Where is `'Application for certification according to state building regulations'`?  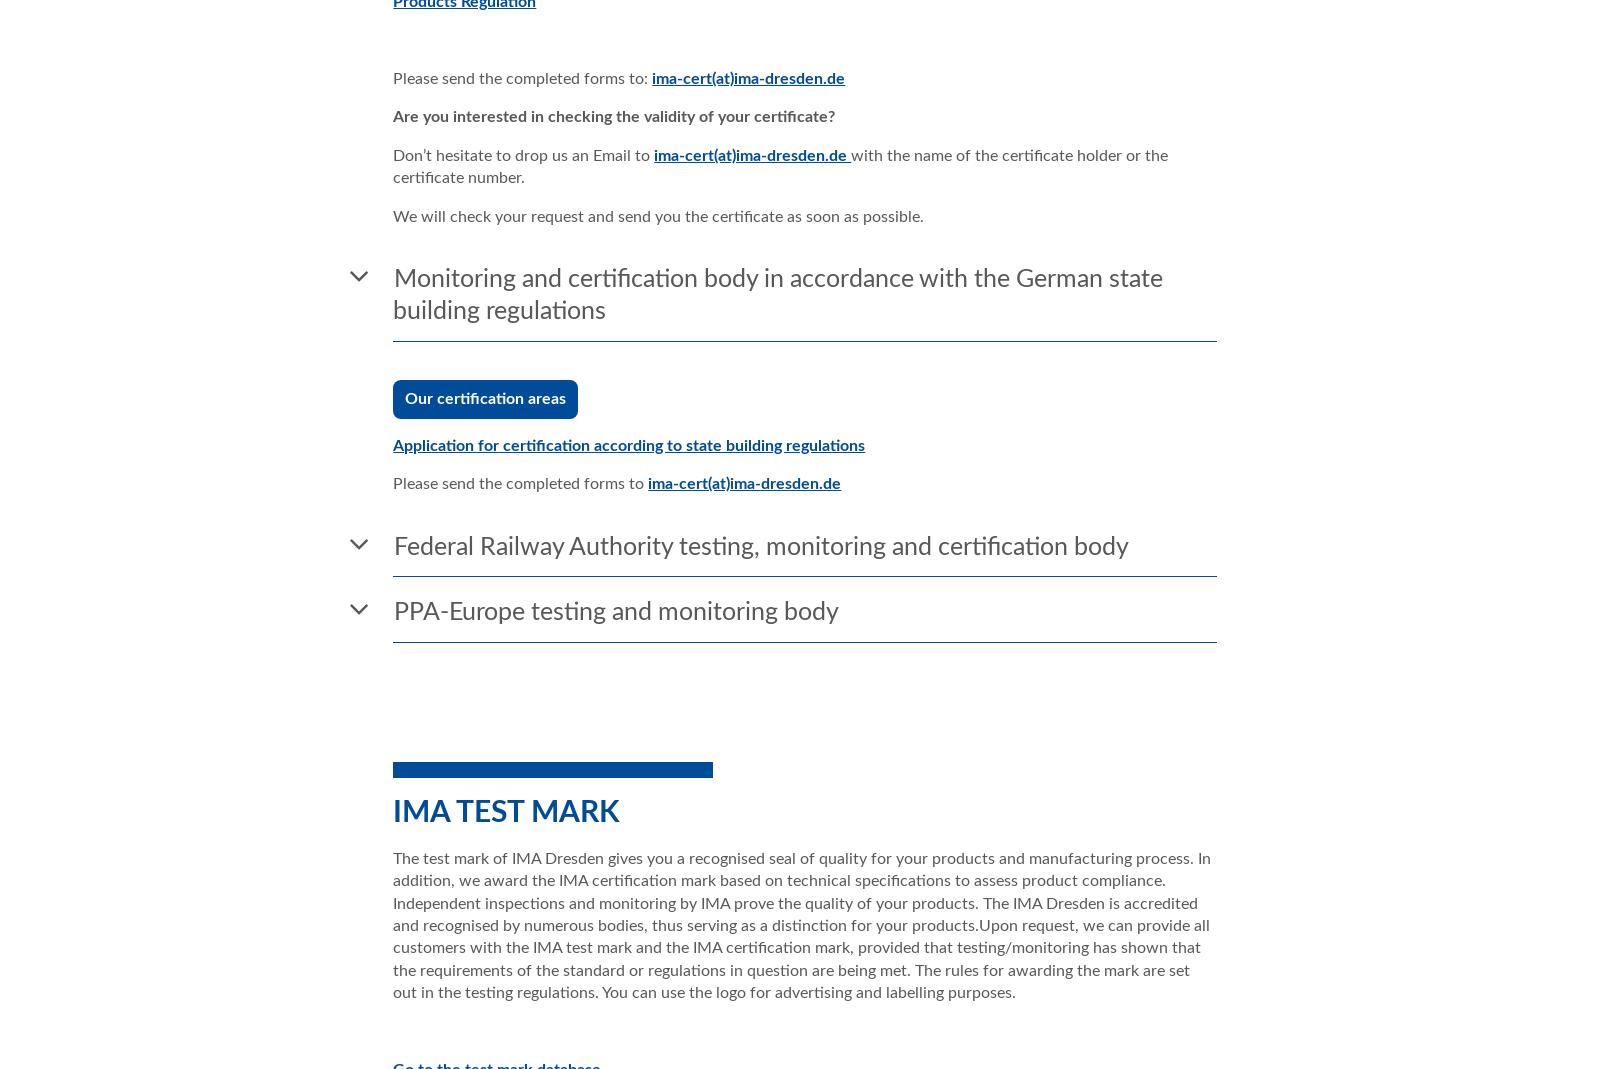 'Application for certification according to state building regulations' is located at coordinates (629, 444).